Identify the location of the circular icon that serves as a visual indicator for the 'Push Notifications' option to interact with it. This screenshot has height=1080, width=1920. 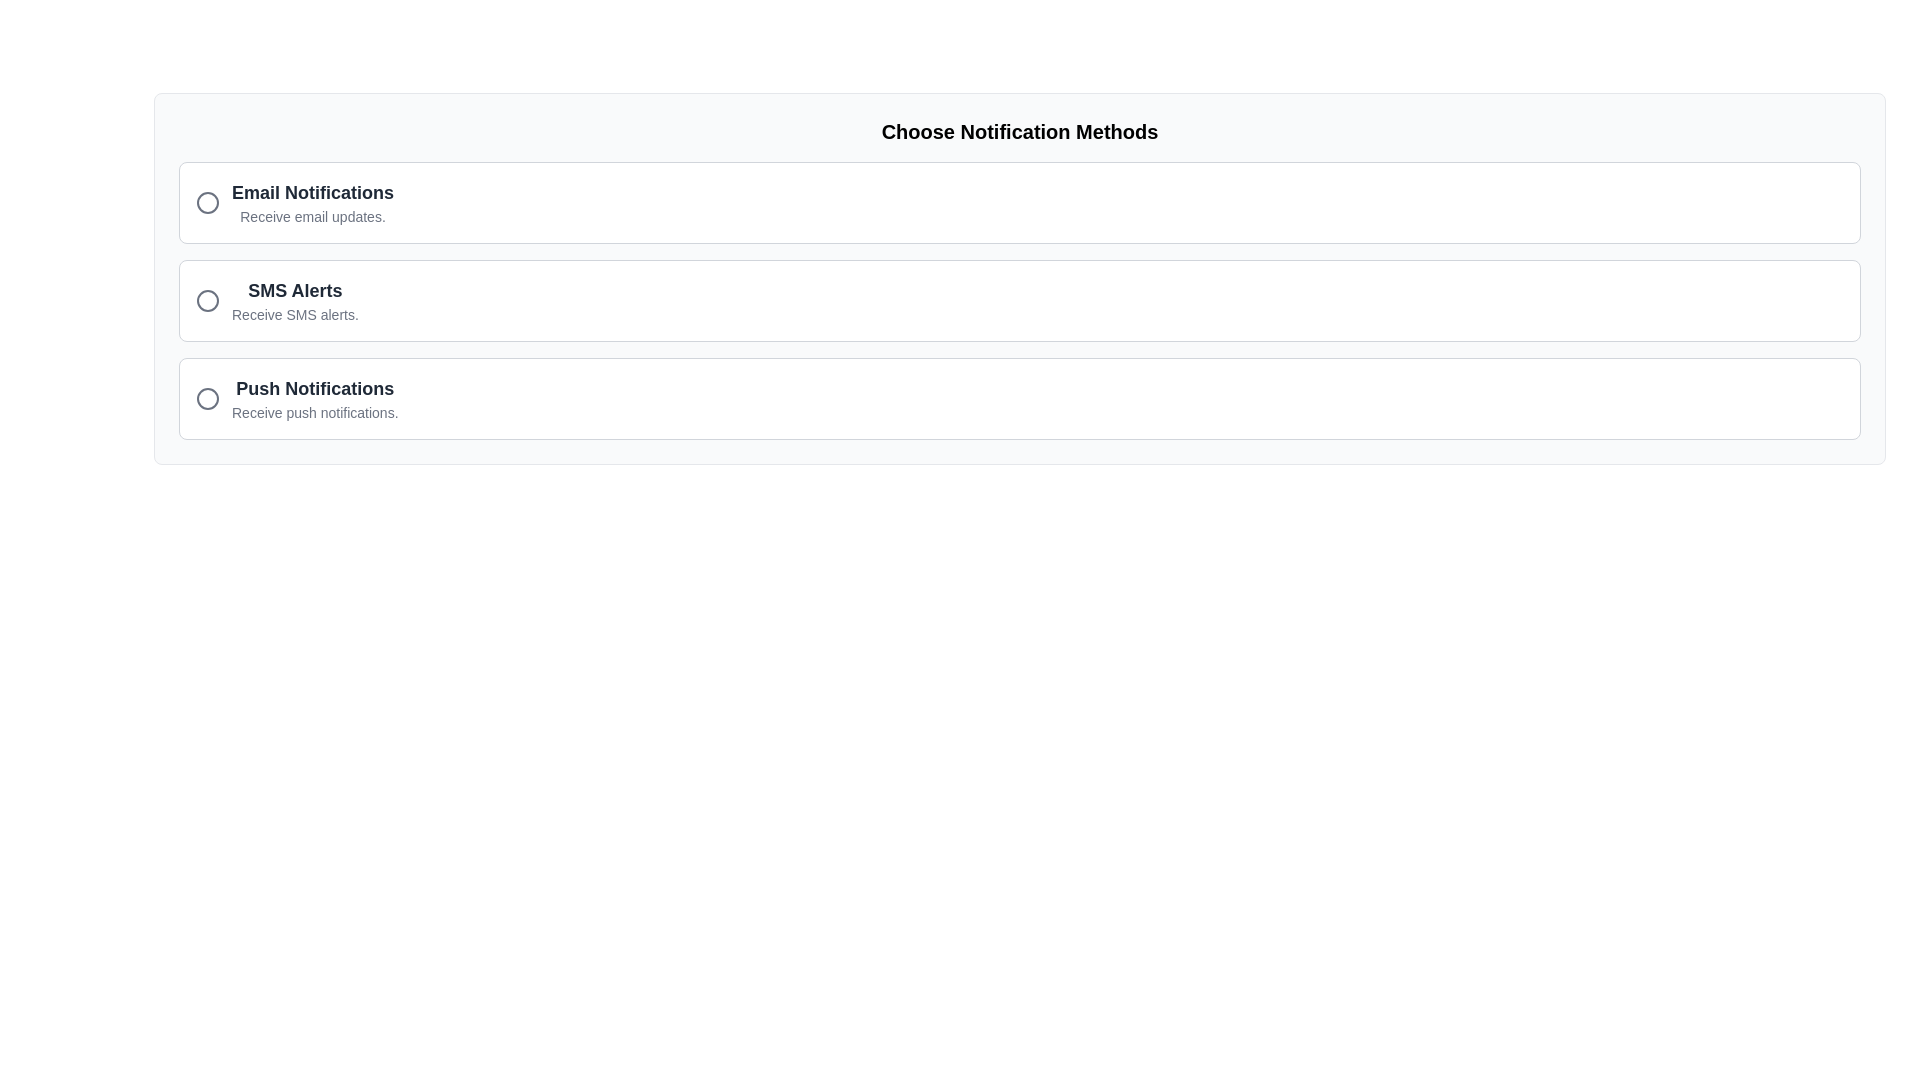
(207, 398).